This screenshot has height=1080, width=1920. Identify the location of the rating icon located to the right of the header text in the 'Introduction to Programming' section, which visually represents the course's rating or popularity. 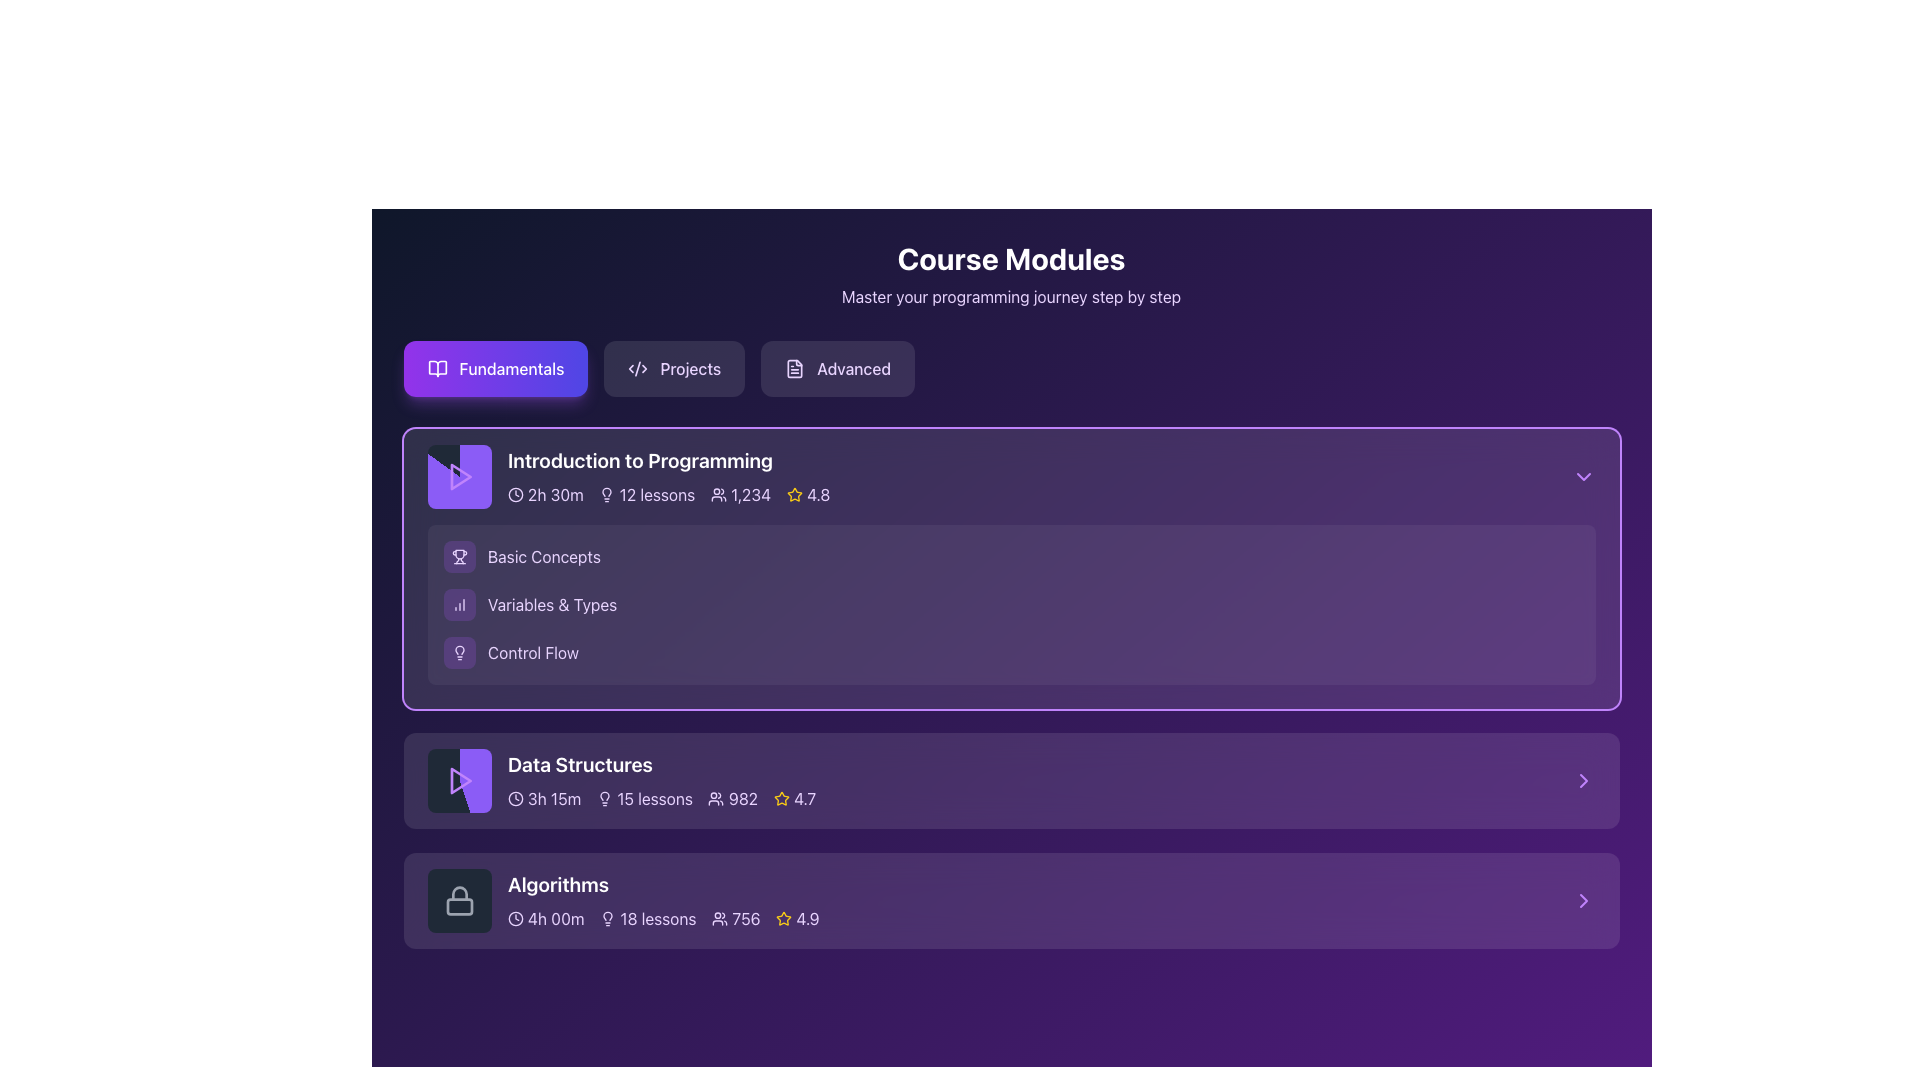
(780, 797).